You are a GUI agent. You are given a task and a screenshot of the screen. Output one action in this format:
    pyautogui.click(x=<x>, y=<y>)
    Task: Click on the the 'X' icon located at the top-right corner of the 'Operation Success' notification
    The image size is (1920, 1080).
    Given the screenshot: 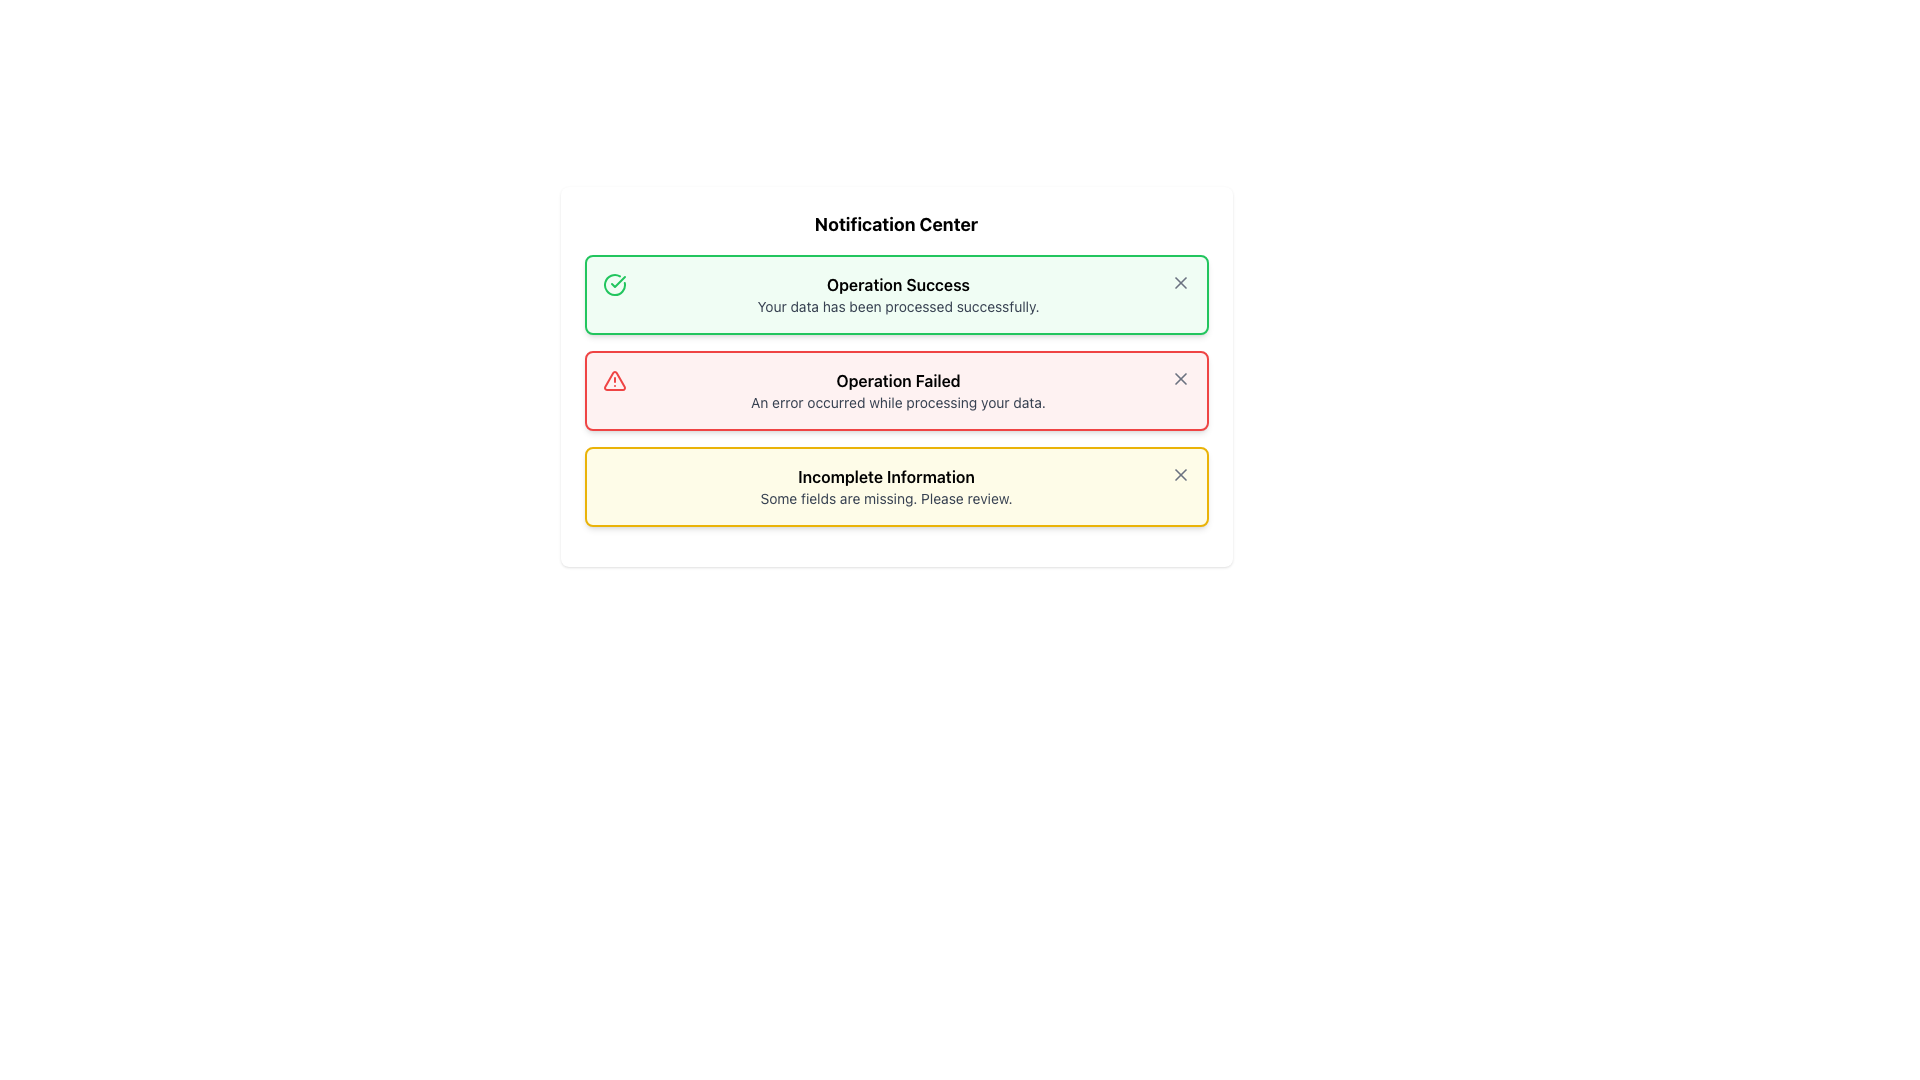 What is the action you would take?
    pyautogui.click(x=1180, y=282)
    